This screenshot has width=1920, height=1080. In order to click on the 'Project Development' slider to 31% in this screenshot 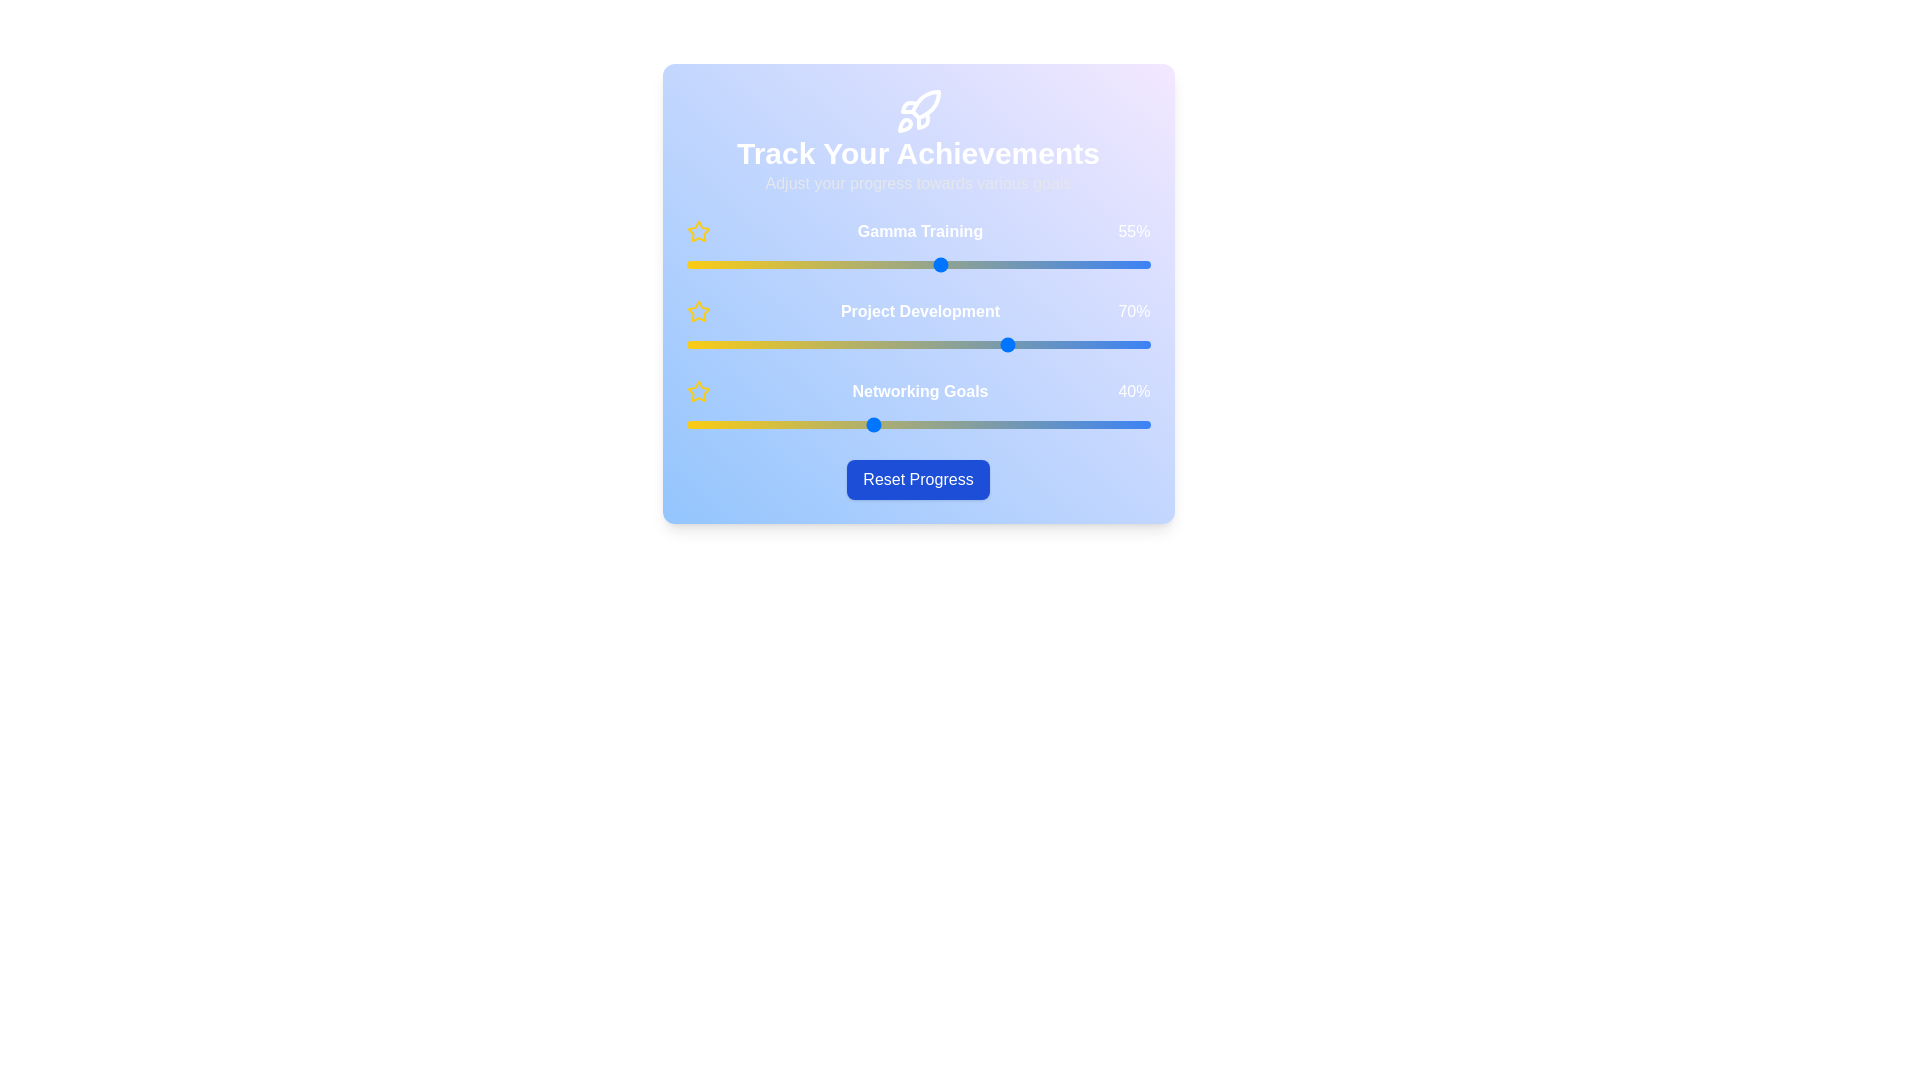, I will do `click(830, 343)`.